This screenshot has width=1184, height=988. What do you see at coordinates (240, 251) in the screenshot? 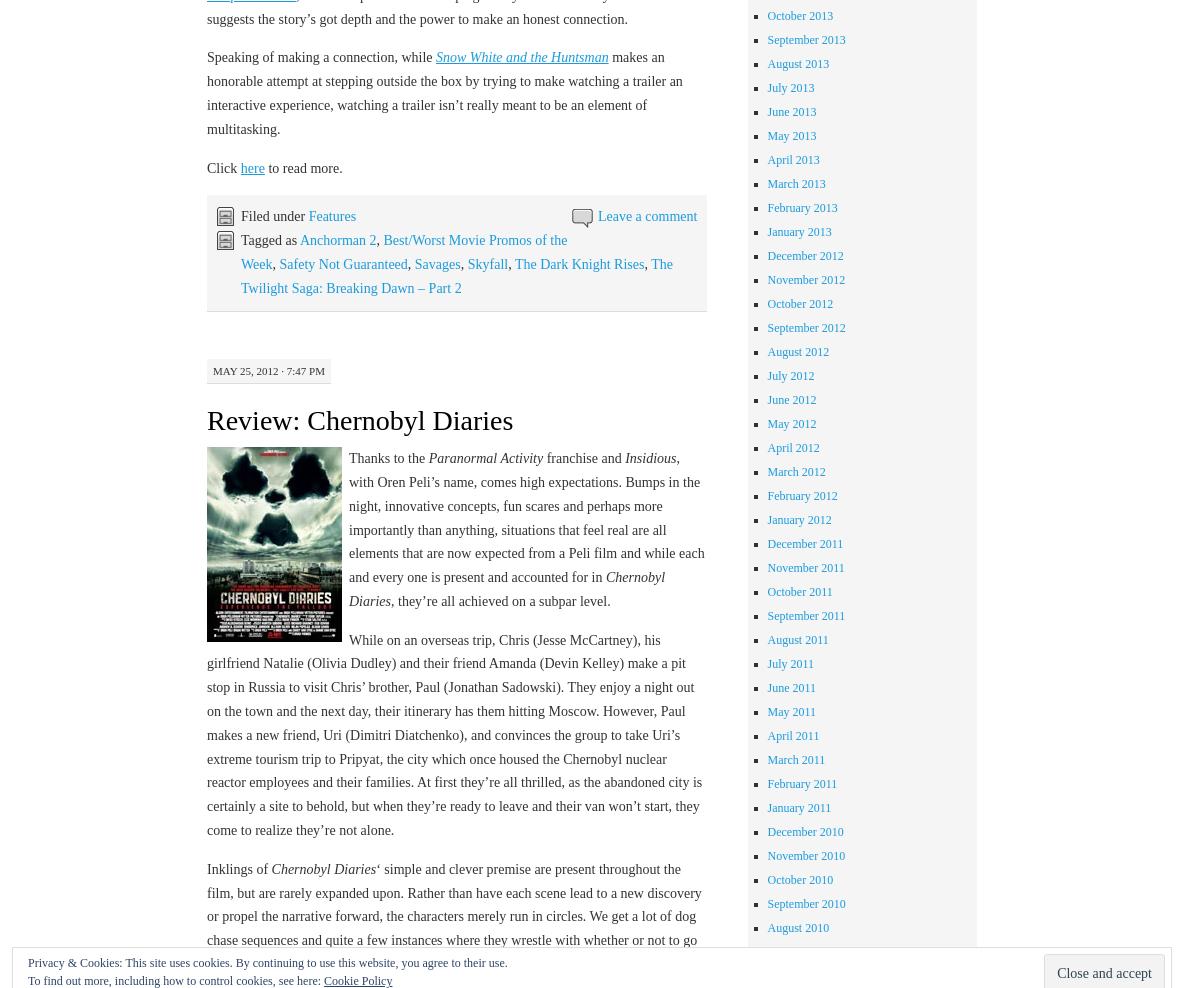
I see `'Best/Worst Movie Promos of the Week'` at bounding box center [240, 251].